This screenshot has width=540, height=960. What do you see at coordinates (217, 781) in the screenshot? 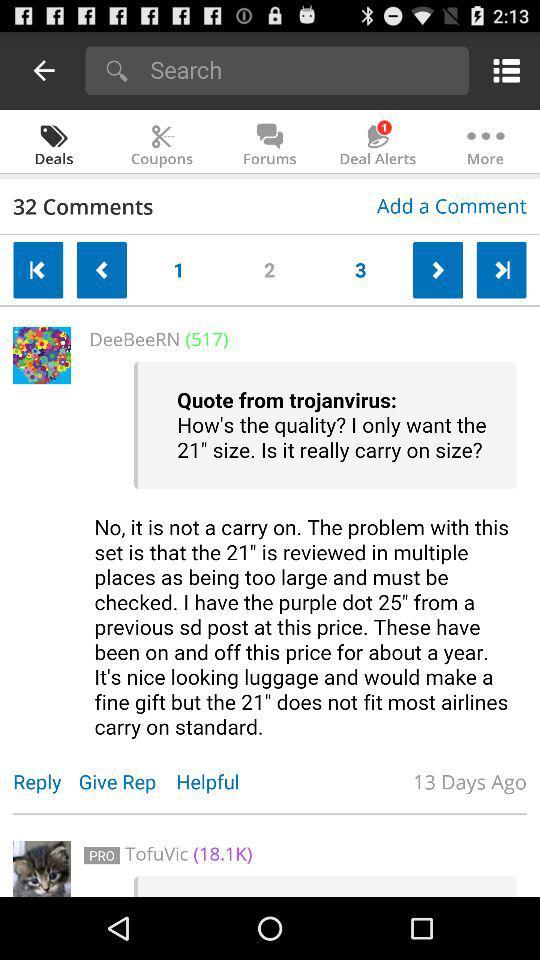
I see `icon to the left of the 13 days ago item` at bounding box center [217, 781].